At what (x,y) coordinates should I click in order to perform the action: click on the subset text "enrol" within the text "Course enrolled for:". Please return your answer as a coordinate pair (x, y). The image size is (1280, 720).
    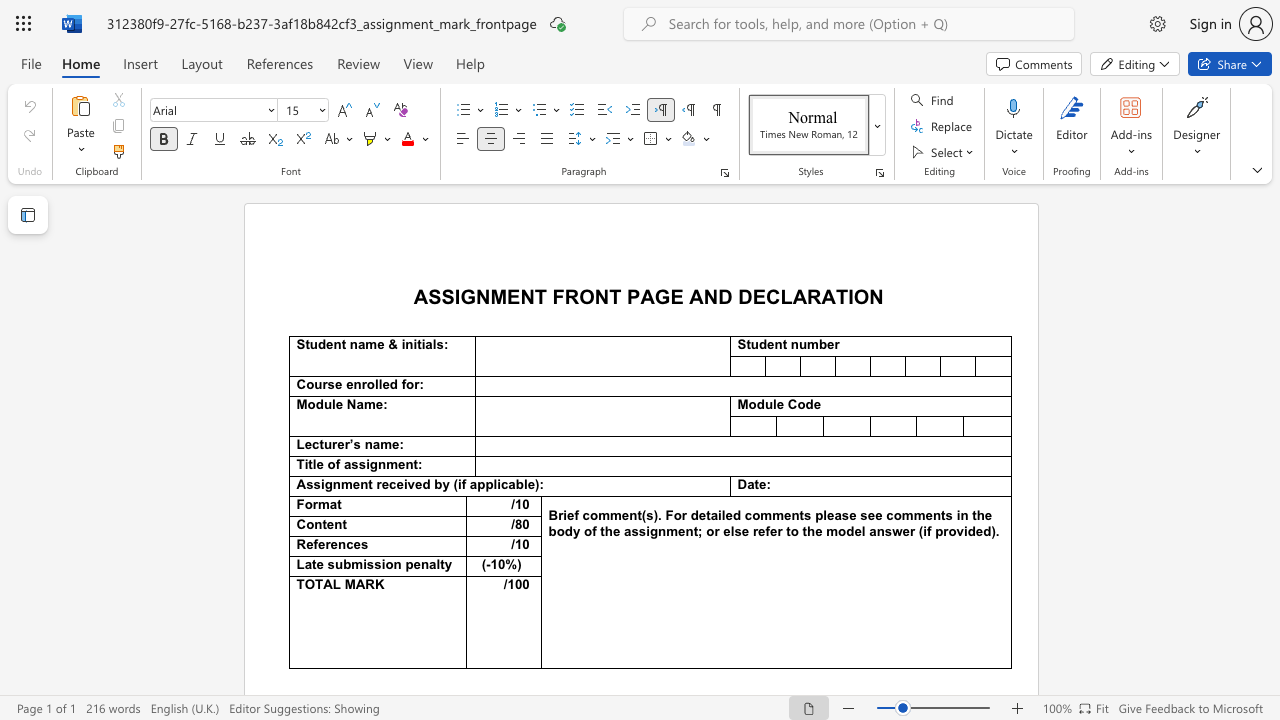
    Looking at the image, I should click on (346, 384).